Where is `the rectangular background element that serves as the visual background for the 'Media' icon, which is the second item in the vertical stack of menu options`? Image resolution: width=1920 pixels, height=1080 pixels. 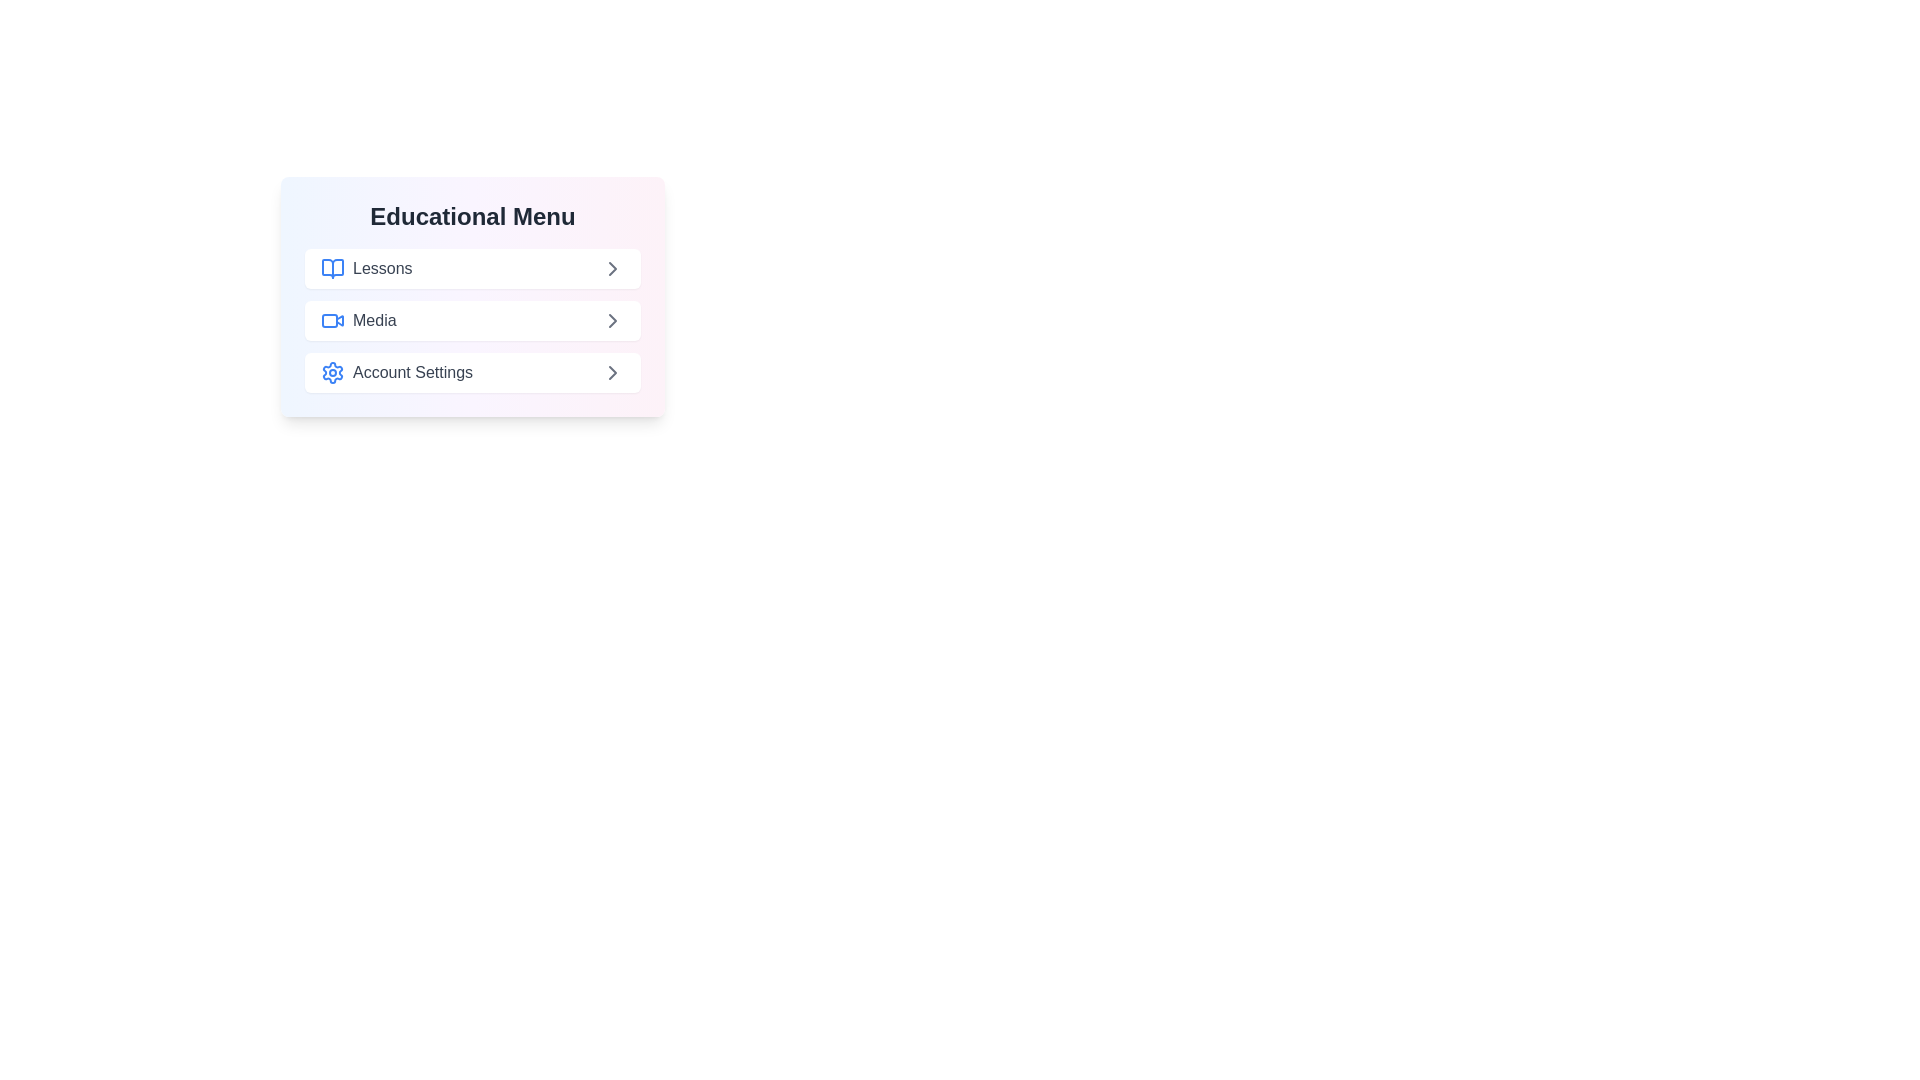 the rectangular background element that serves as the visual background for the 'Media' icon, which is the second item in the vertical stack of menu options is located at coordinates (330, 319).